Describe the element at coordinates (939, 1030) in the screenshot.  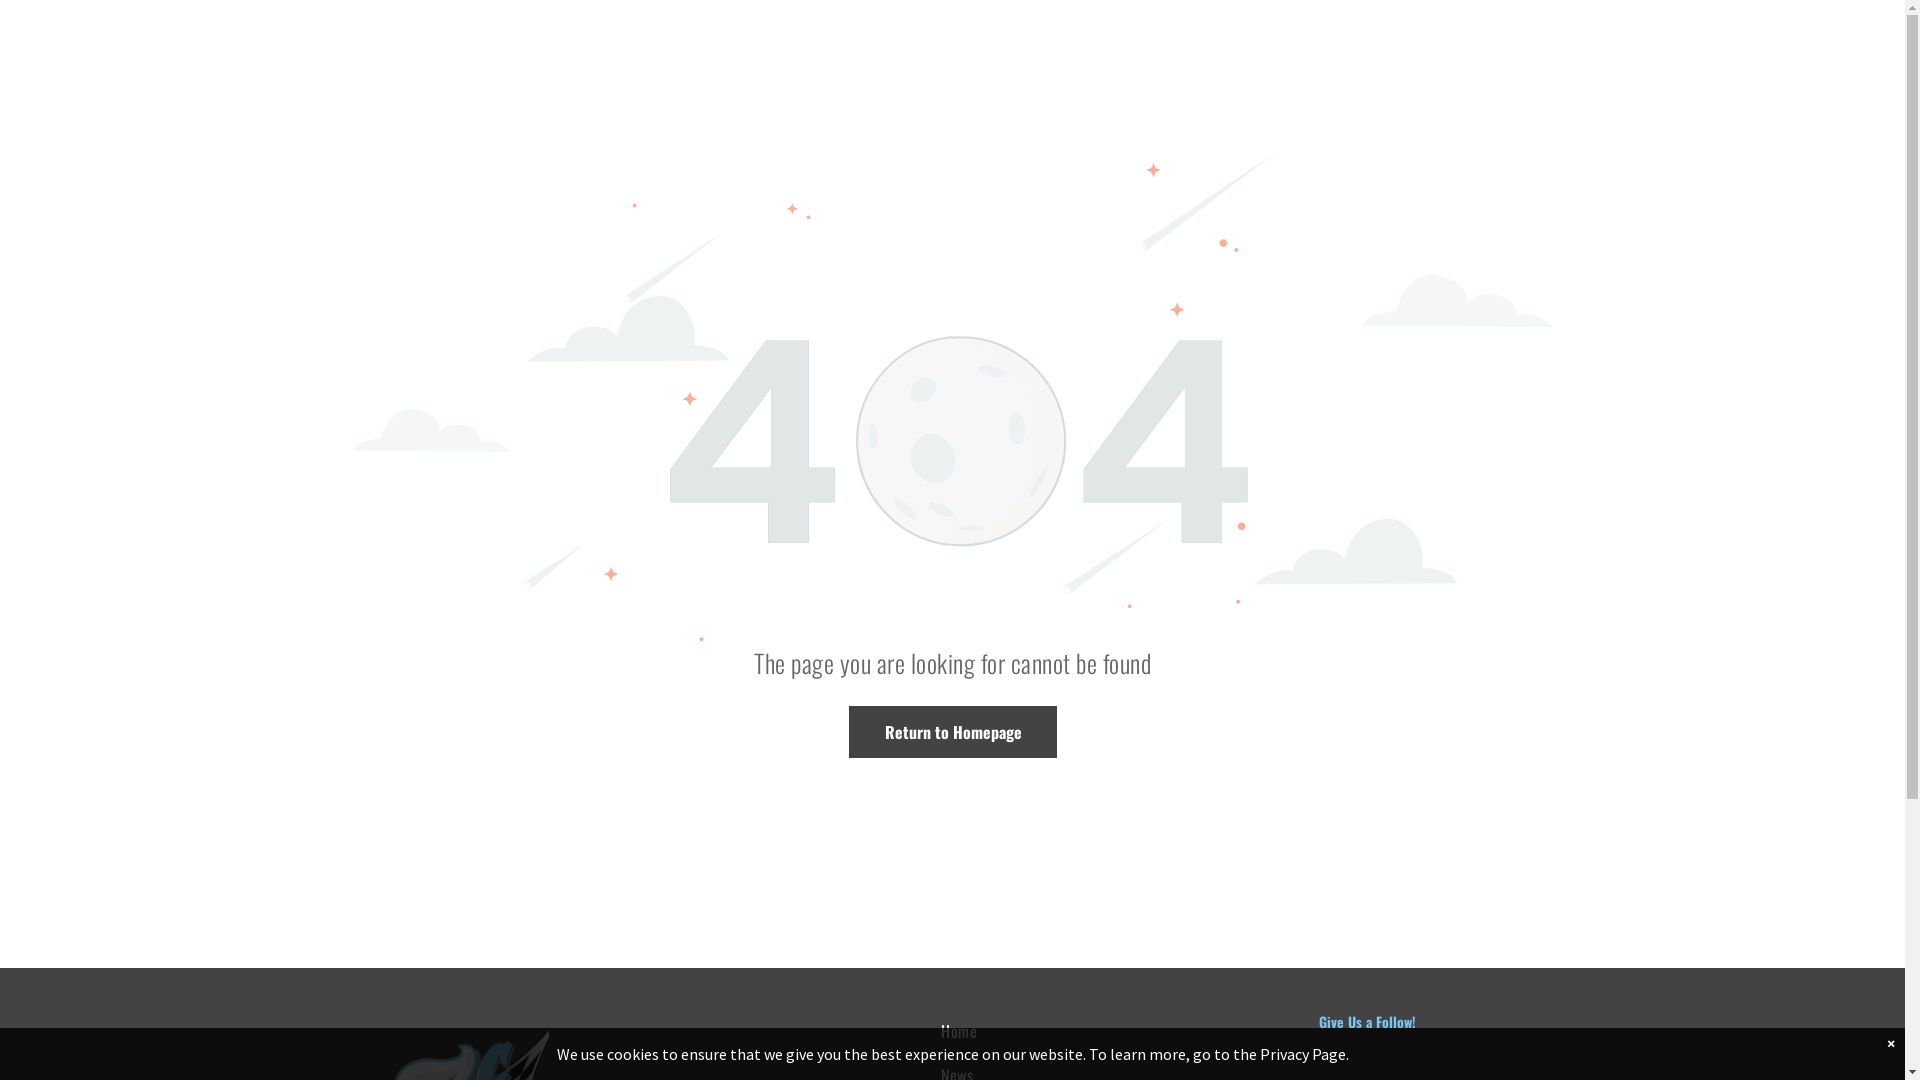
I see `'Home'` at that location.